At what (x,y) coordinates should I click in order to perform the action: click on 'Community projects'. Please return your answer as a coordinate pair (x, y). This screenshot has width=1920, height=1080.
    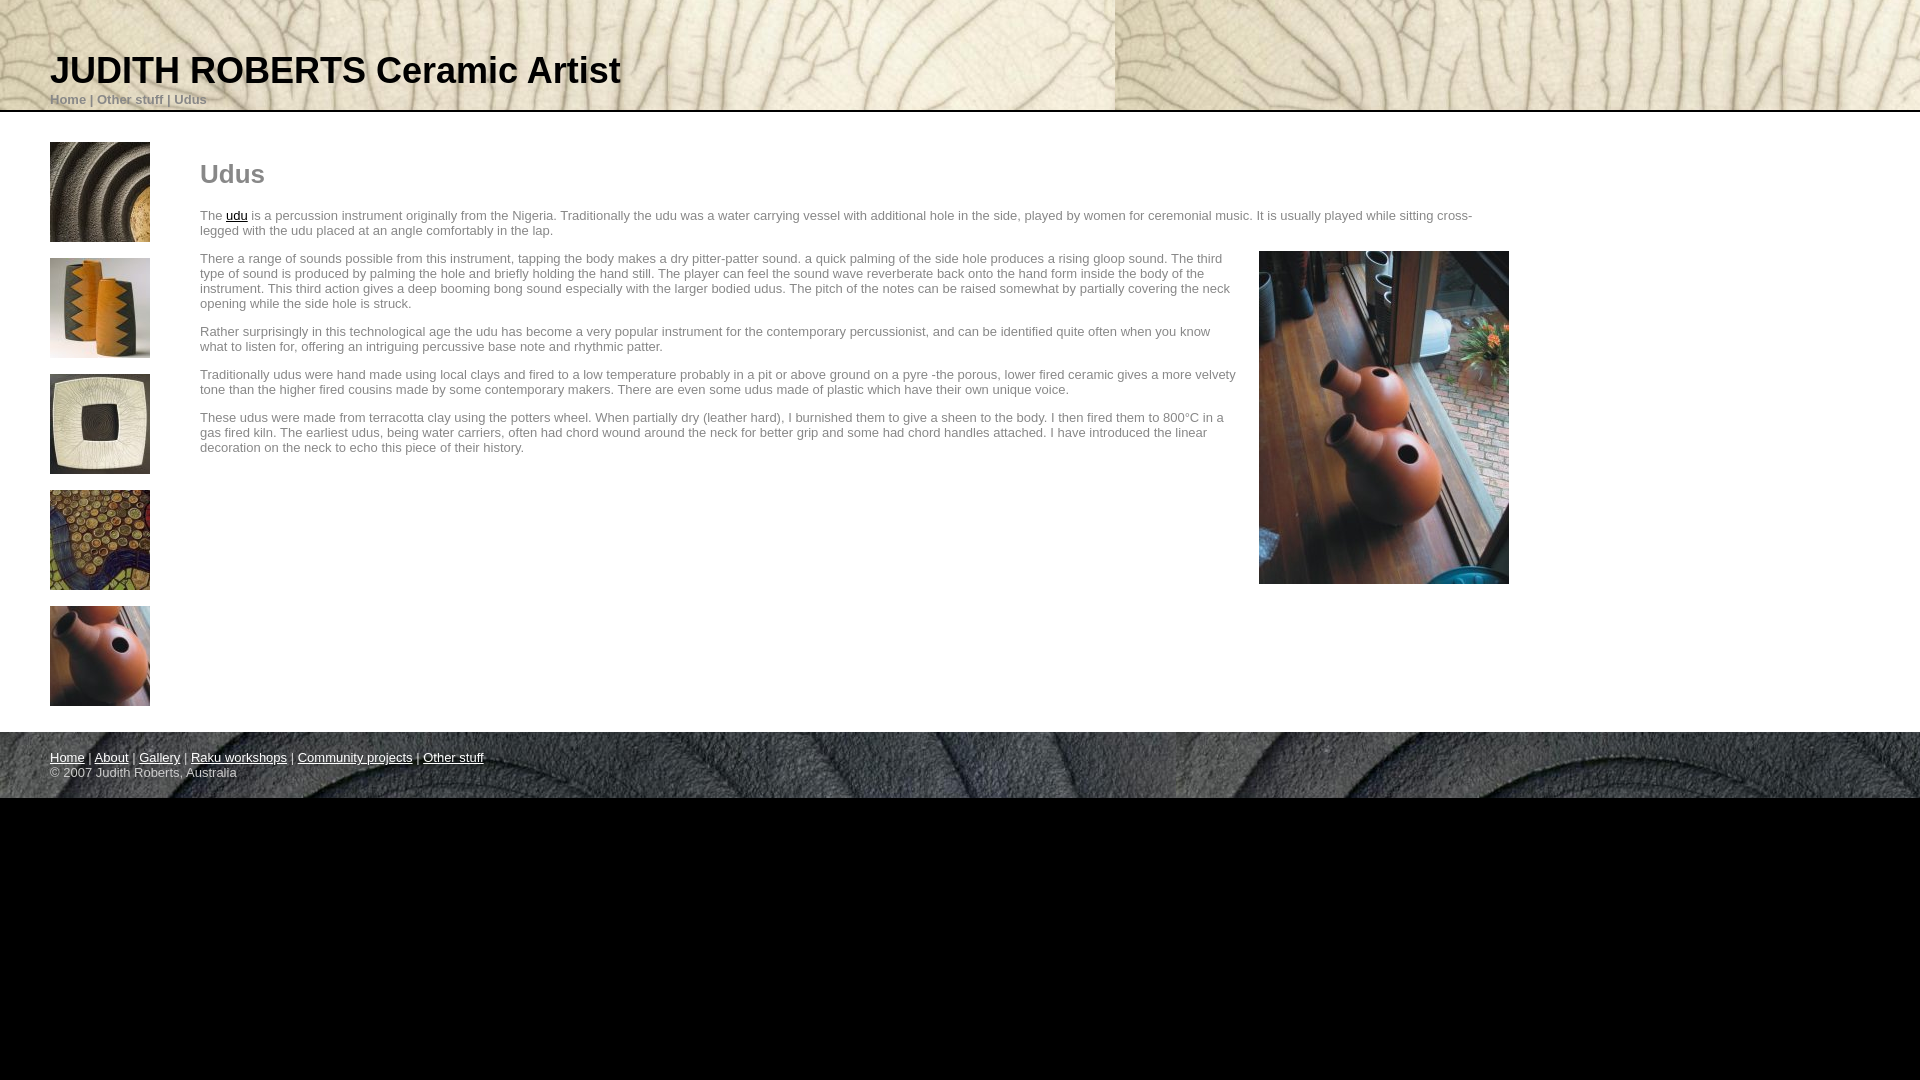
    Looking at the image, I should click on (355, 757).